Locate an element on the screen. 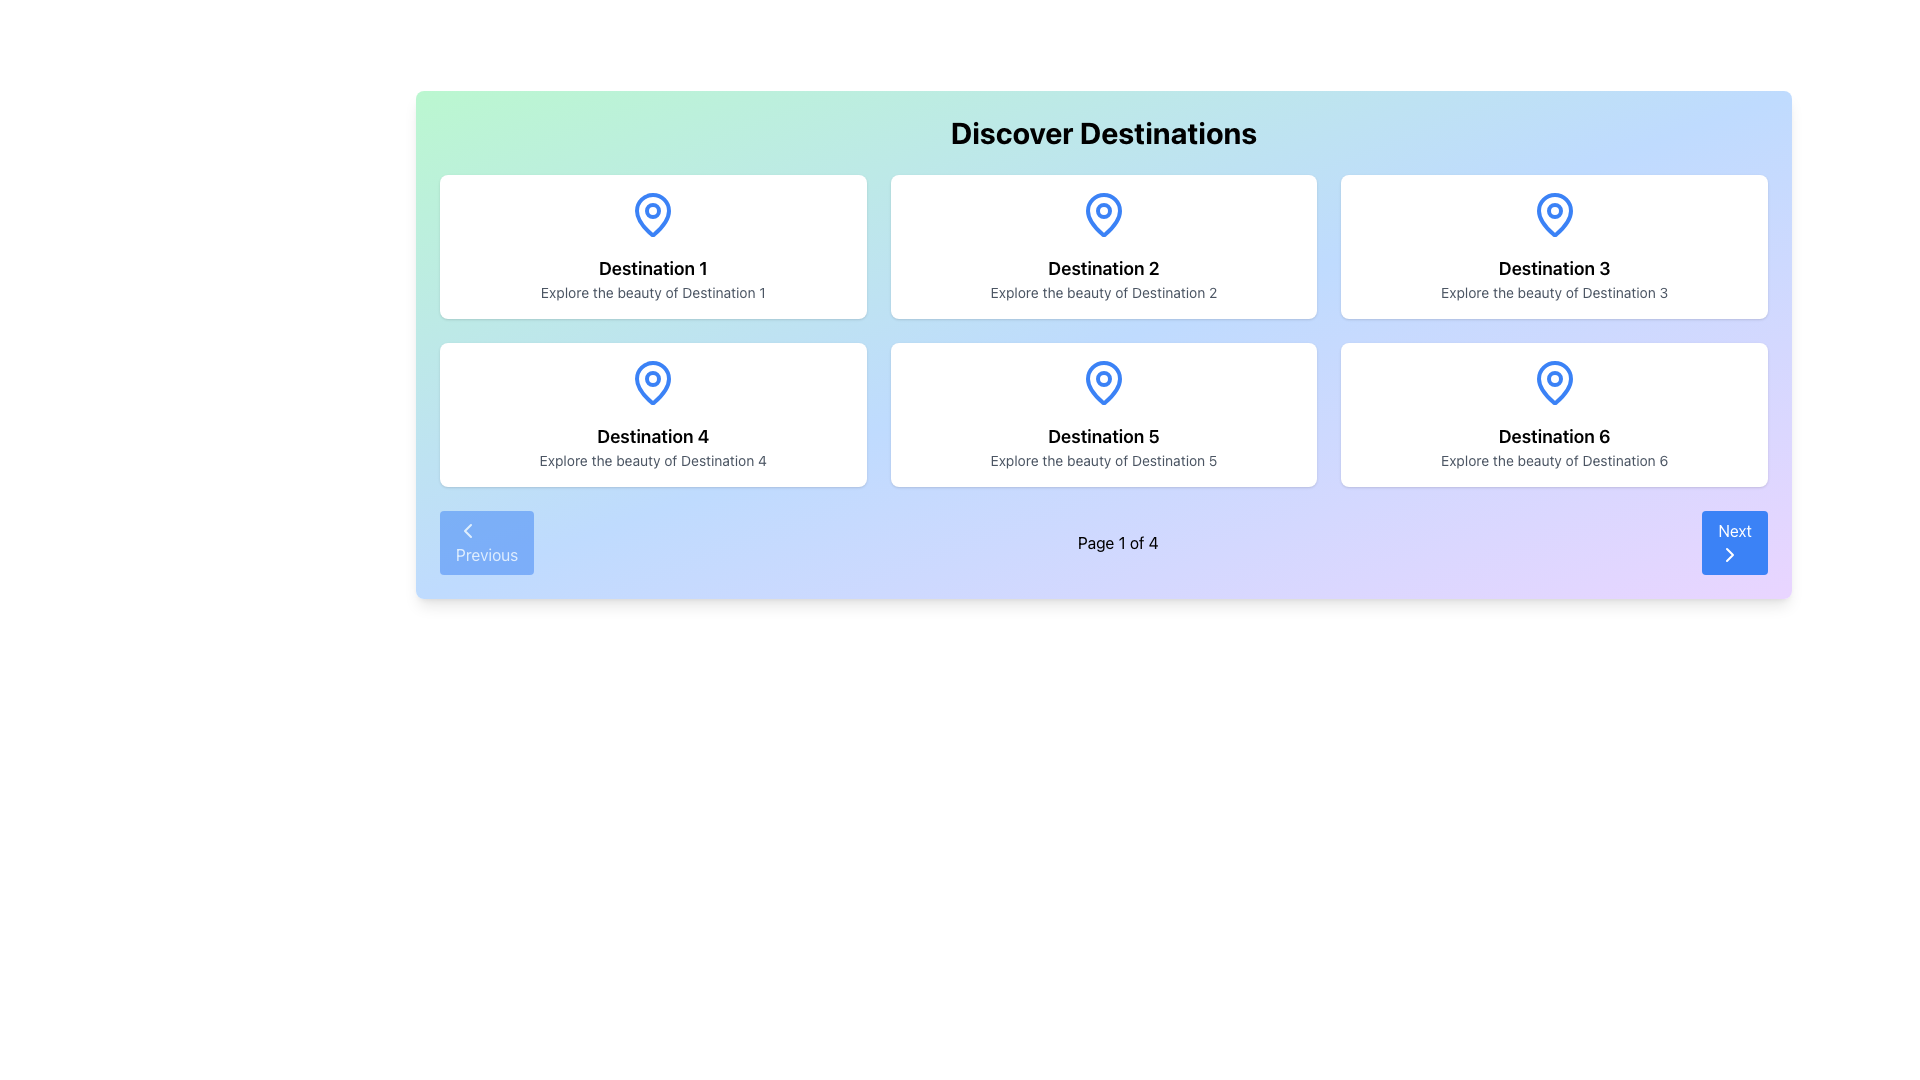 Image resolution: width=1920 pixels, height=1080 pixels. the visual representation of the location by focusing on the map pin icon located at the upper center of the card for 'Destination 3' is located at coordinates (1553, 215).